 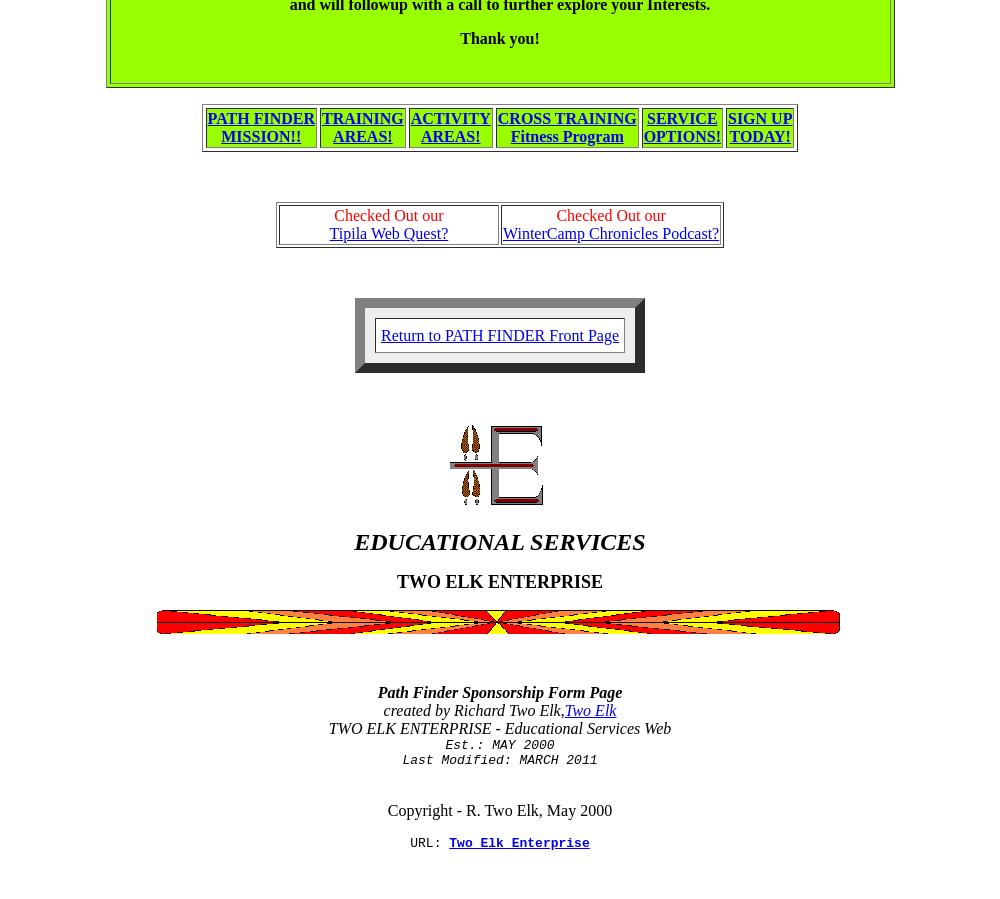 What do you see at coordinates (759, 135) in the screenshot?
I see `'TODAY!'` at bounding box center [759, 135].